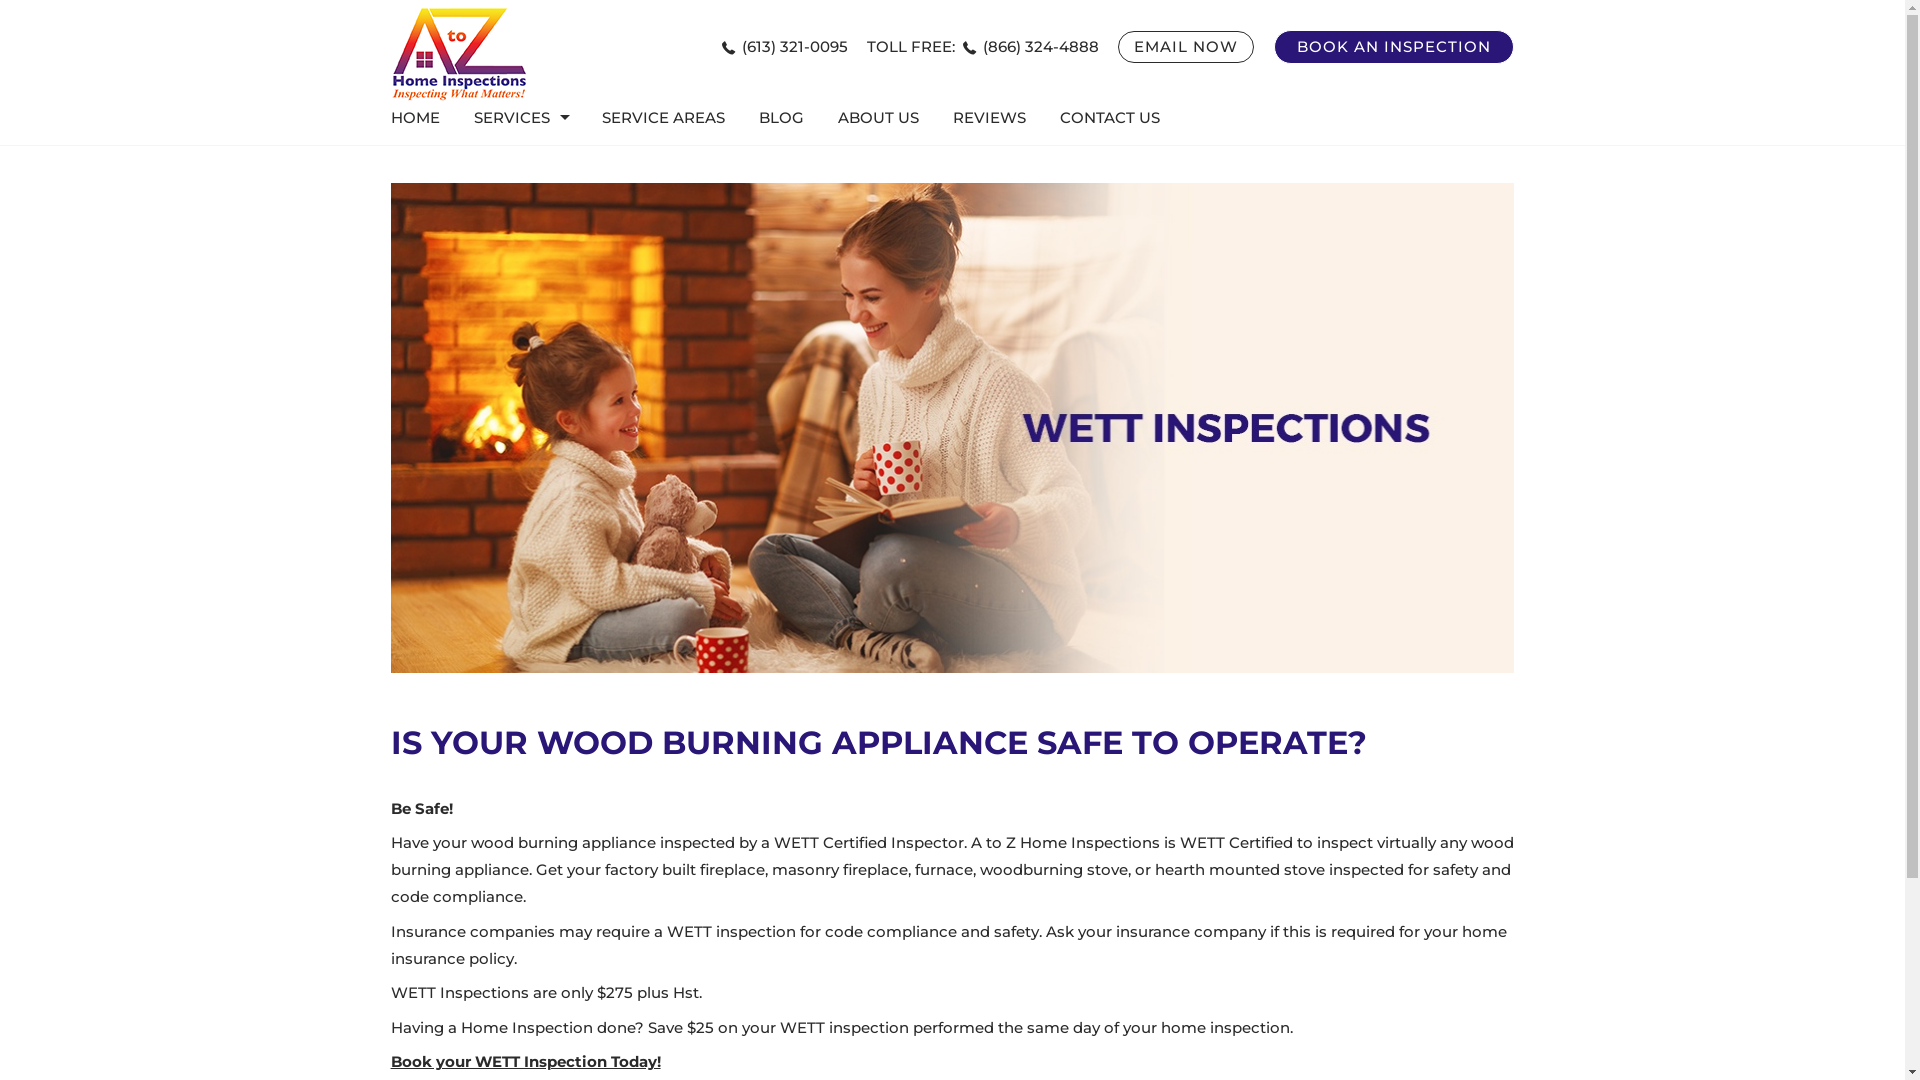 Image resolution: width=1920 pixels, height=1080 pixels. I want to click on 'SERVICE AREAS', so click(663, 117).